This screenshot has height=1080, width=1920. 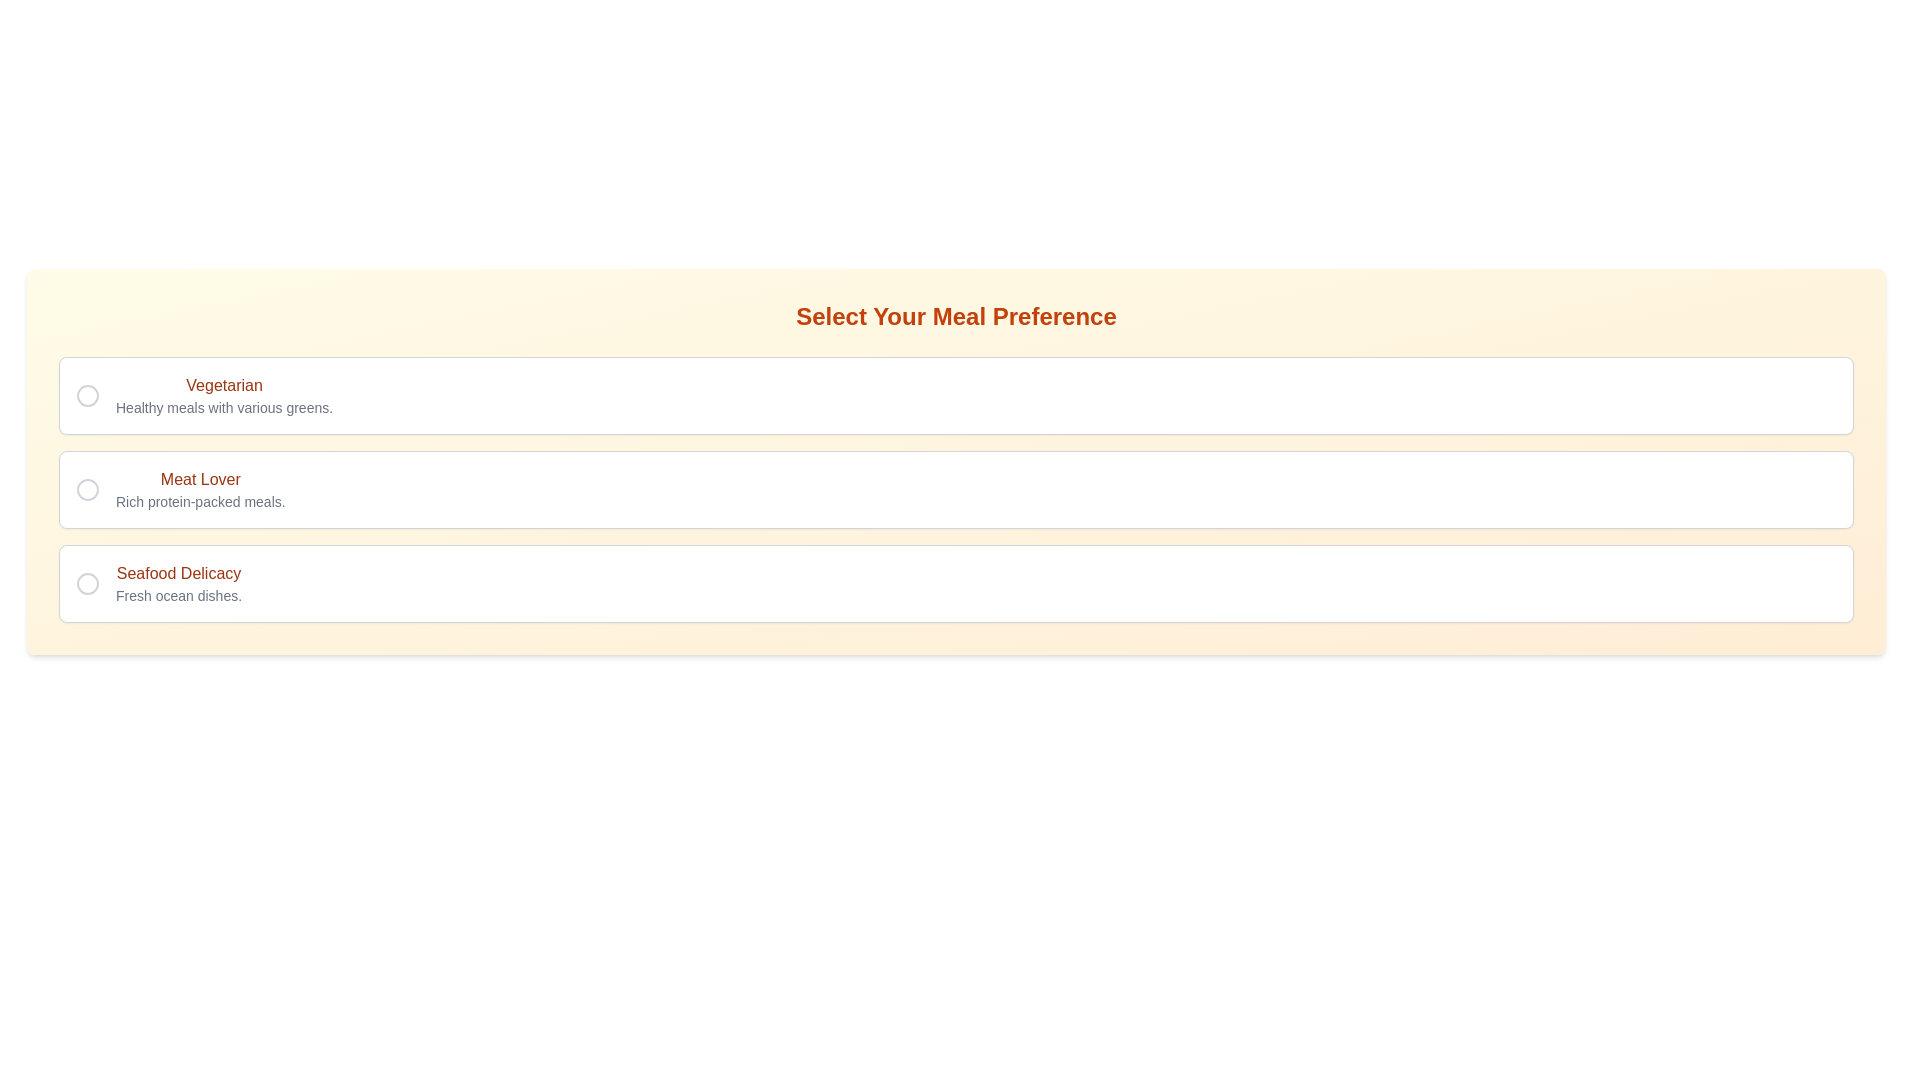 I want to click on the static text label providing information about the 'Vegetarian' meal preference option, located immediately below the 'Vegetarian' label, so click(x=224, y=407).